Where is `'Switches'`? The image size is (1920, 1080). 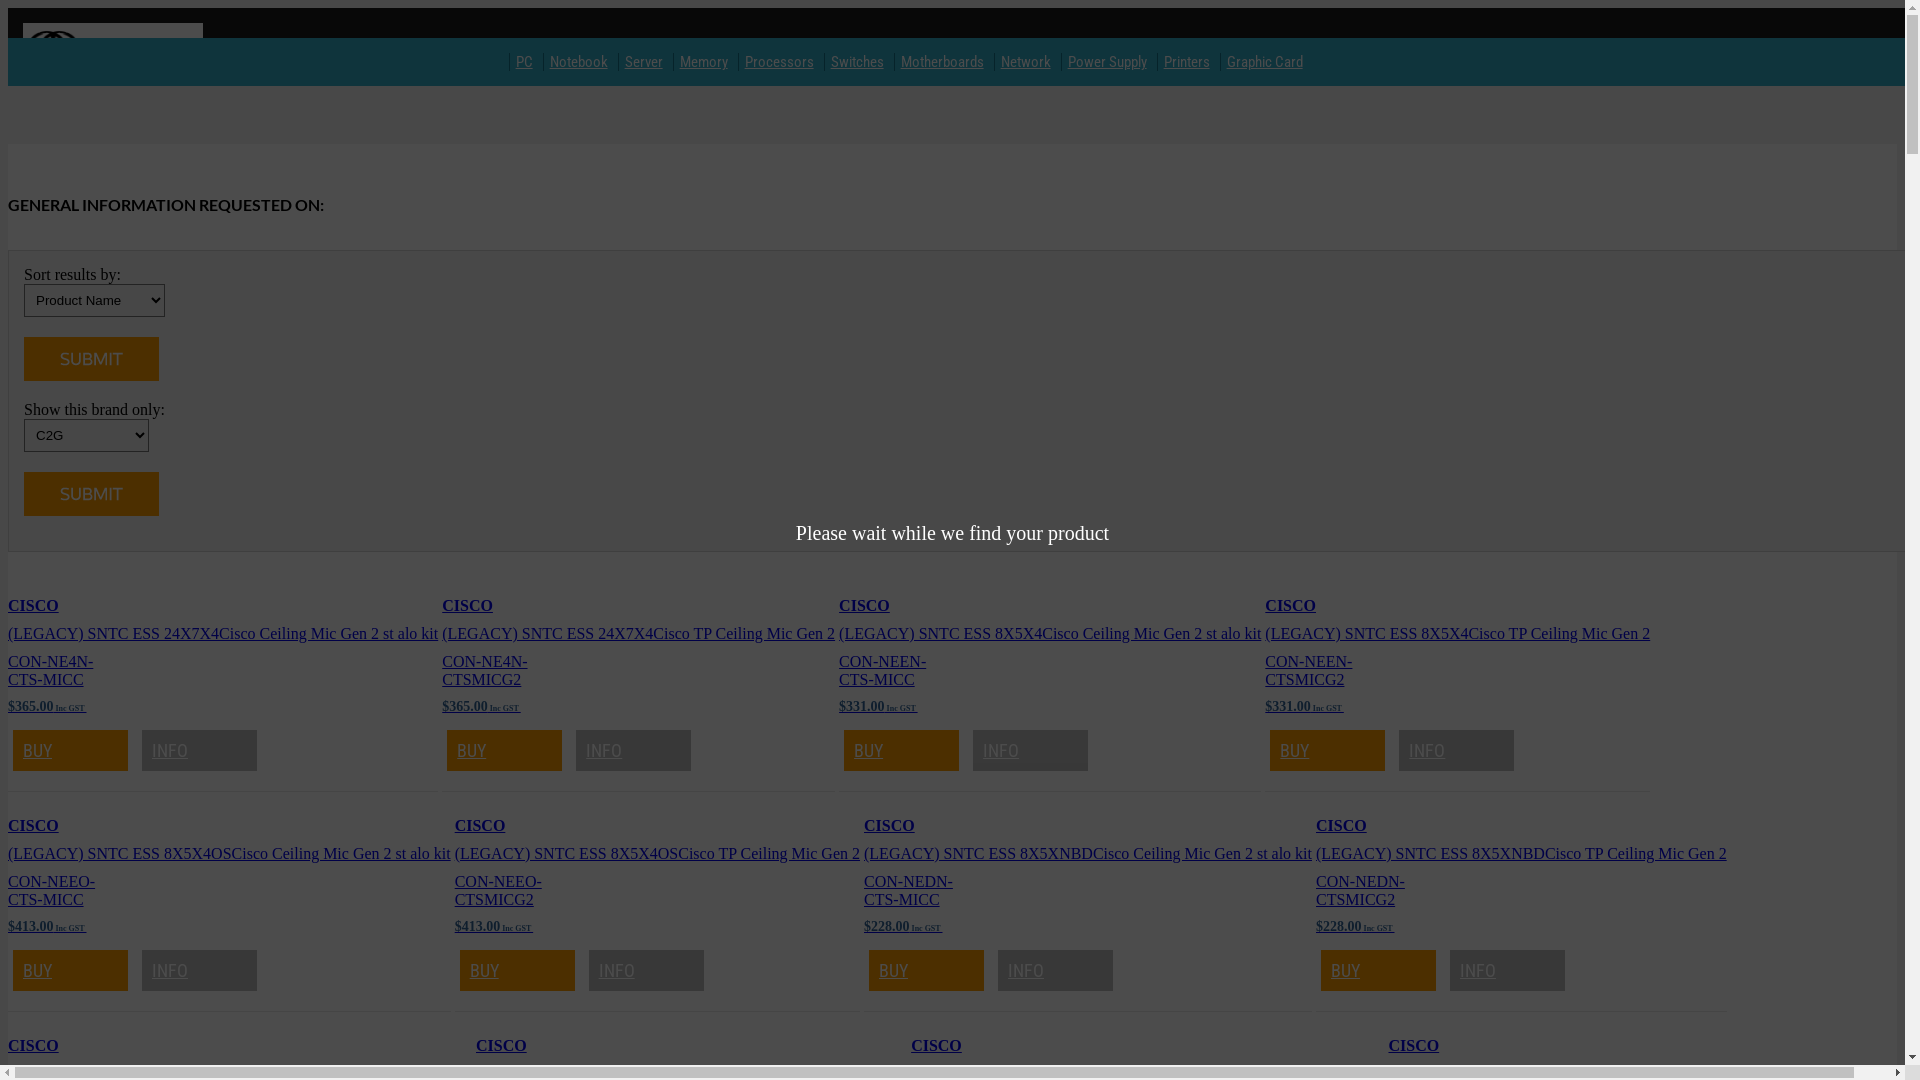
'Switches' is located at coordinates (825, 60).